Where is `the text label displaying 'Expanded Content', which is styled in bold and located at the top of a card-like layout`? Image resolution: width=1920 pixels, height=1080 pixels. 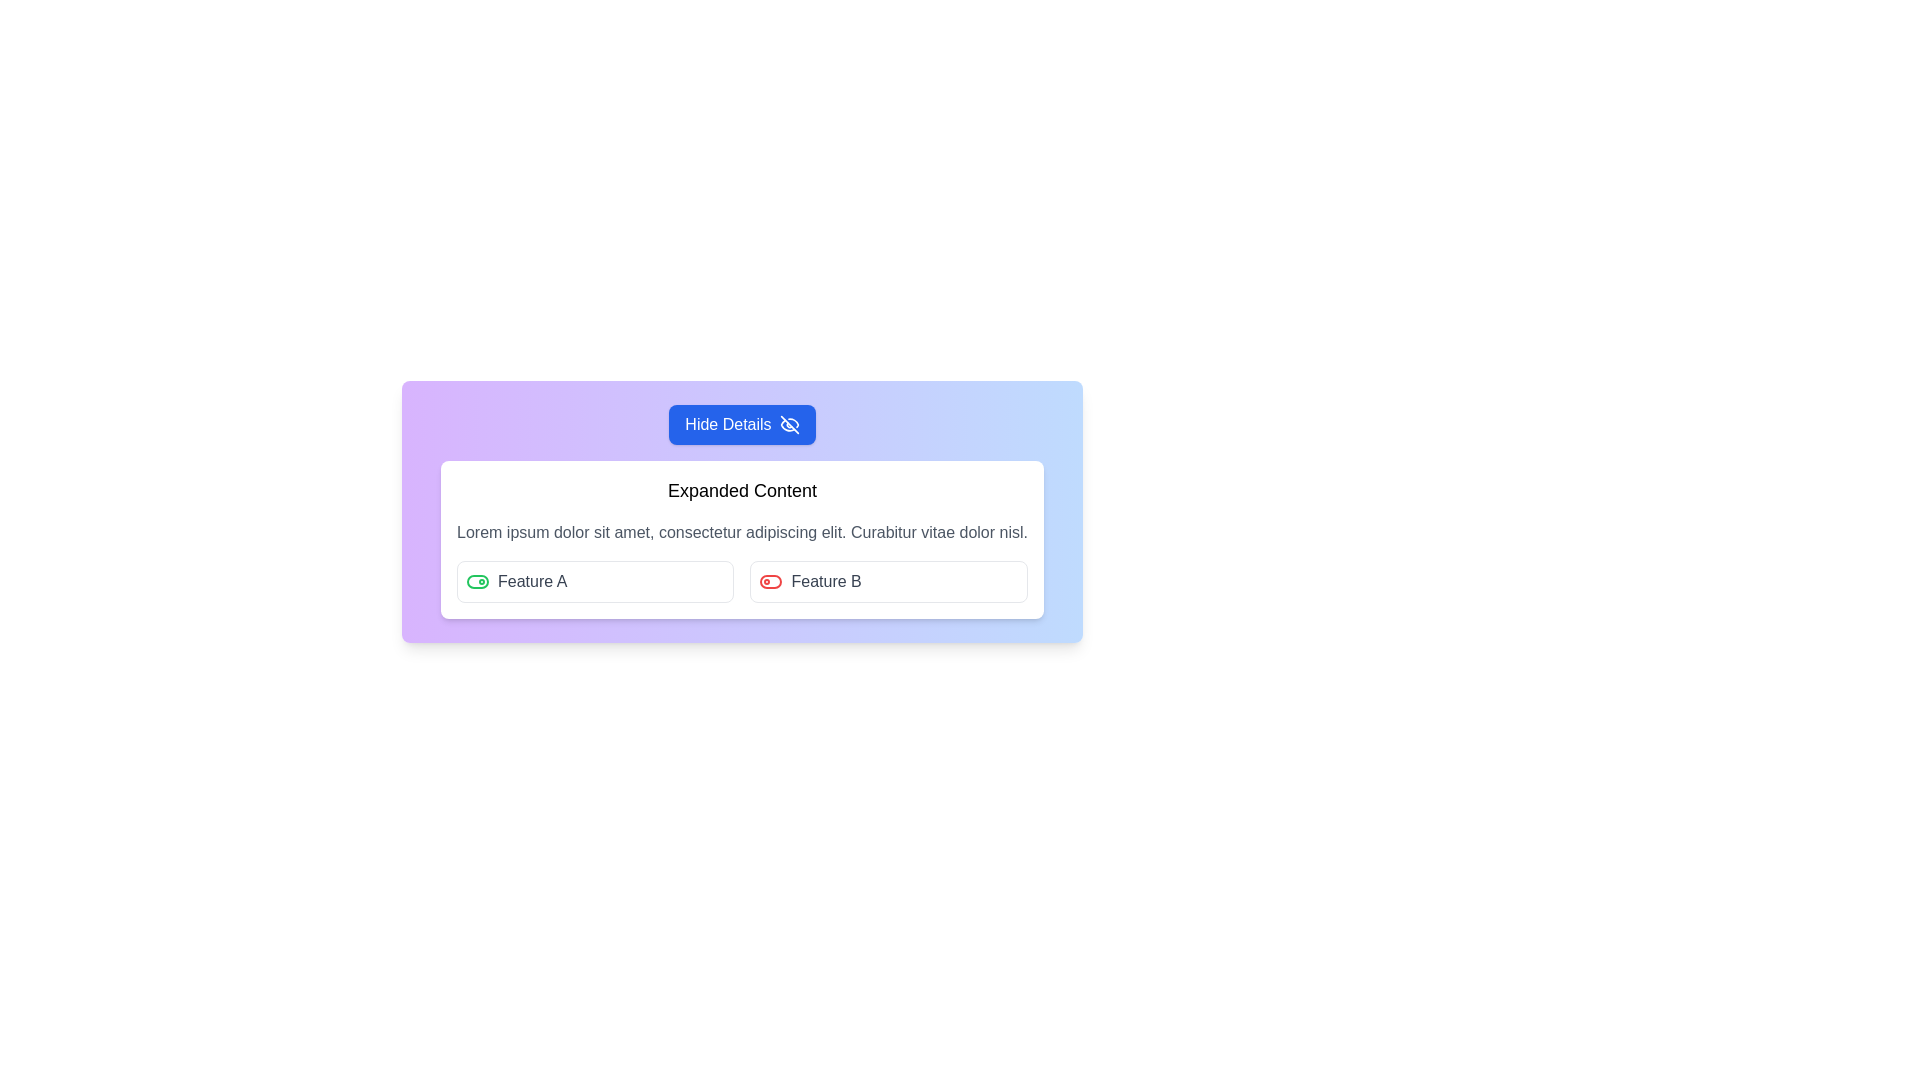
the text label displaying 'Expanded Content', which is styled in bold and located at the top of a card-like layout is located at coordinates (741, 490).